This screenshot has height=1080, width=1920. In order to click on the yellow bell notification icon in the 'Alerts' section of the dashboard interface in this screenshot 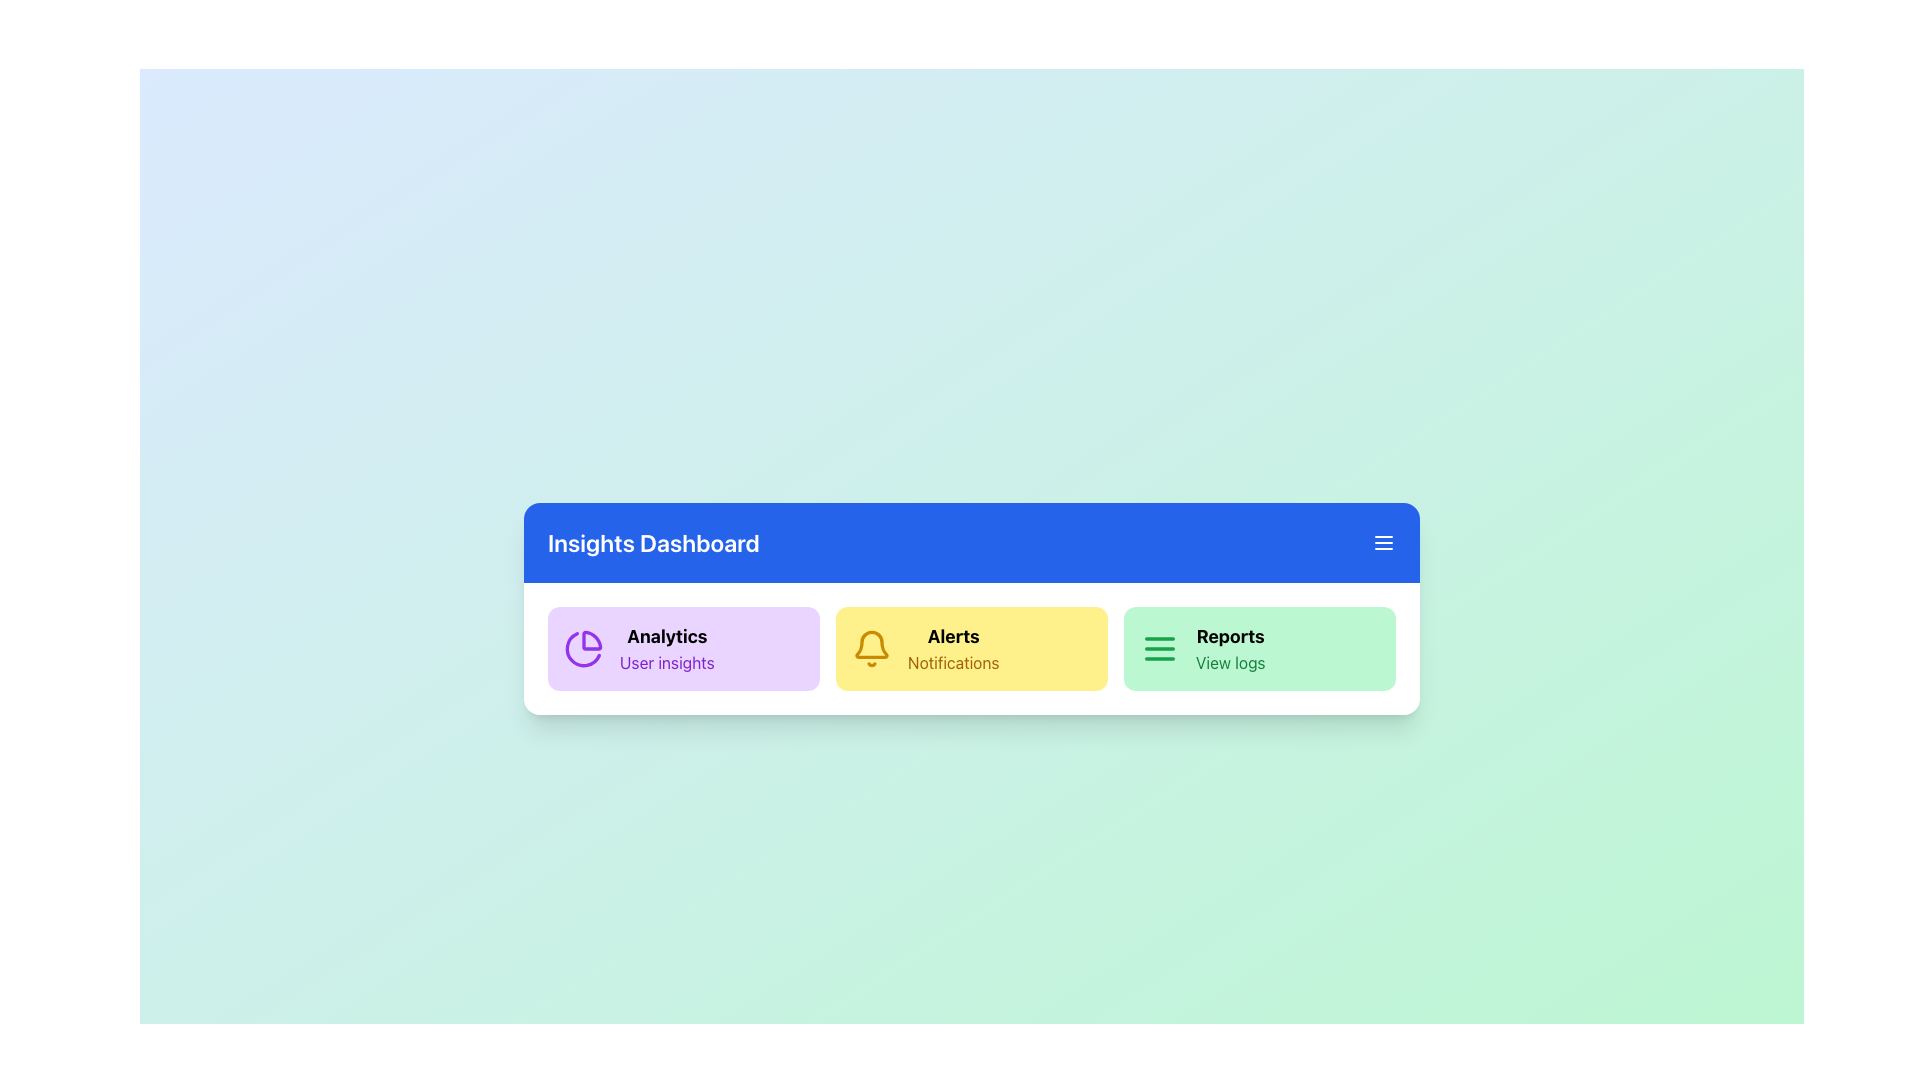, I will do `click(872, 644)`.